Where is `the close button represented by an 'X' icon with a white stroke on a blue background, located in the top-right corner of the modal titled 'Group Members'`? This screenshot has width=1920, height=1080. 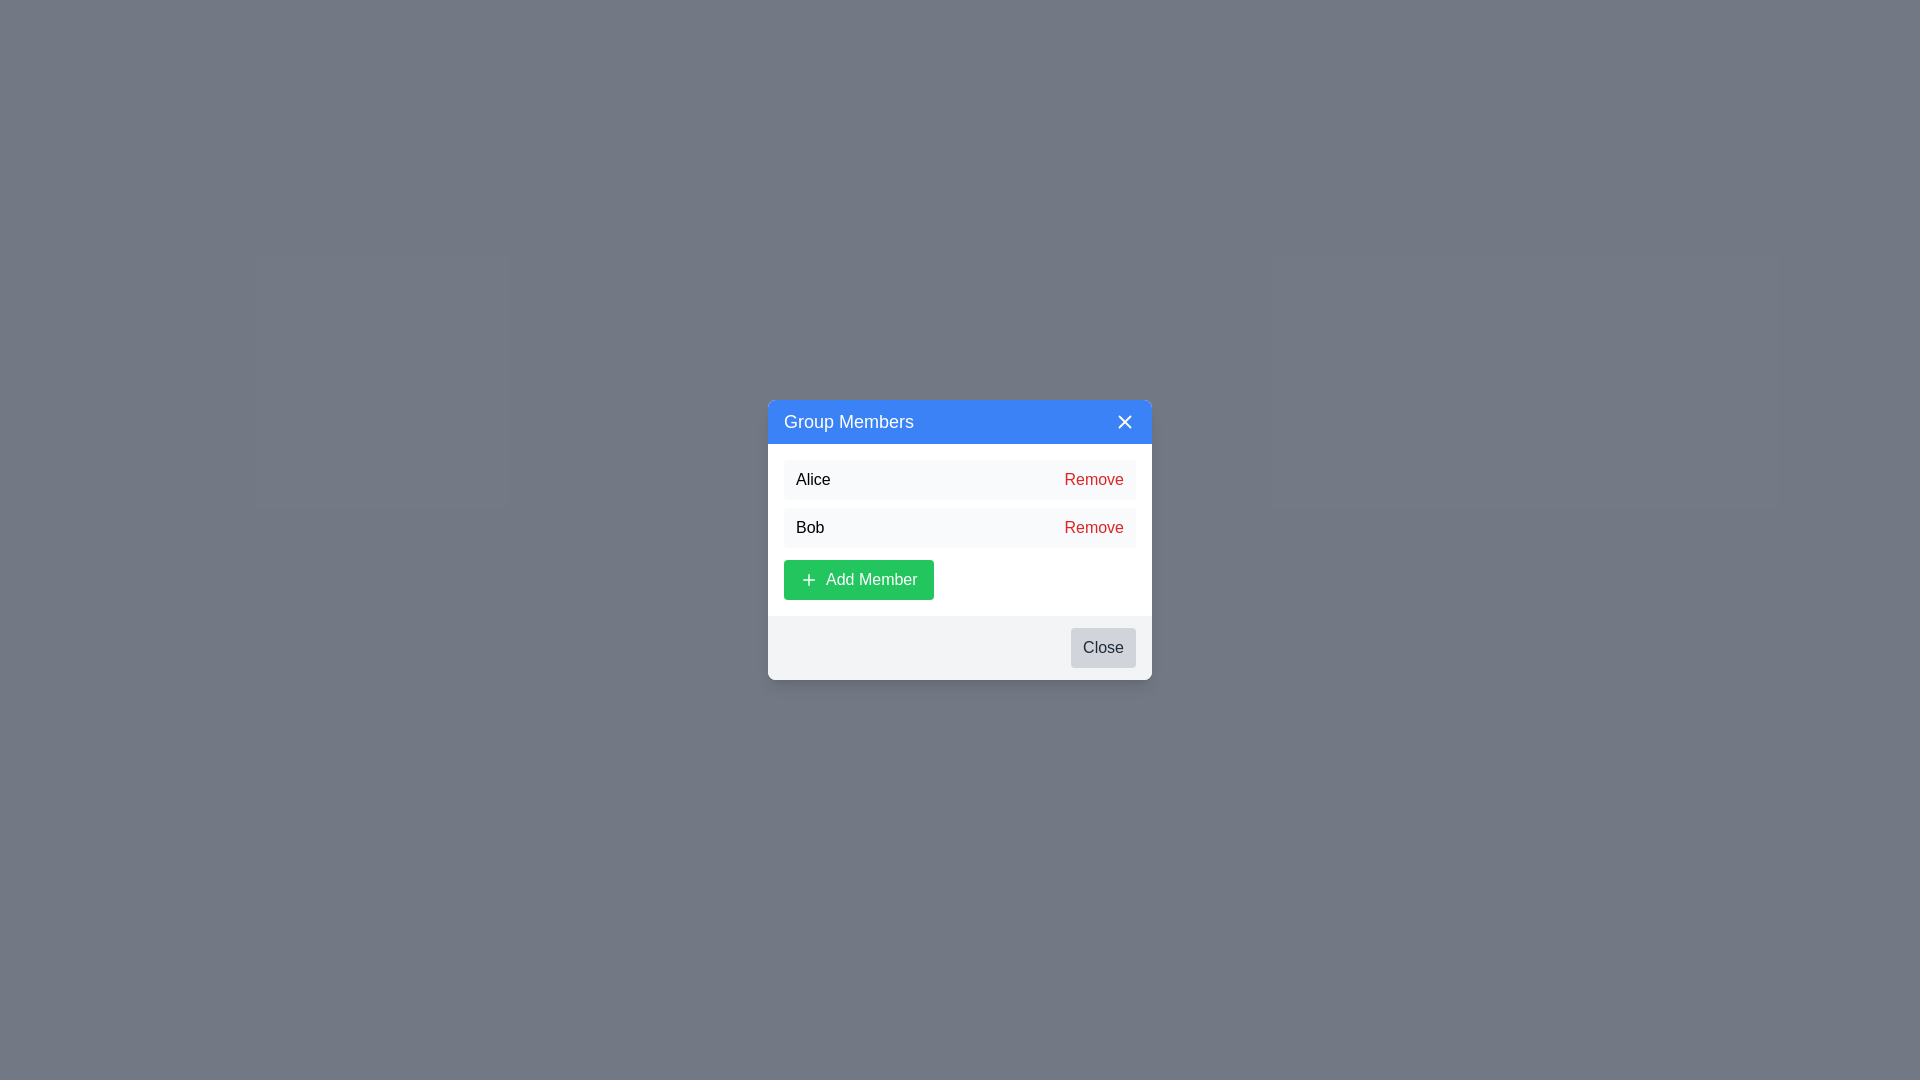 the close button represented by an 'X' icon with a white stroke on a blue background, located in the top-right corner of the modal titled 'Group Members' is located at coordinates (1124, 420).